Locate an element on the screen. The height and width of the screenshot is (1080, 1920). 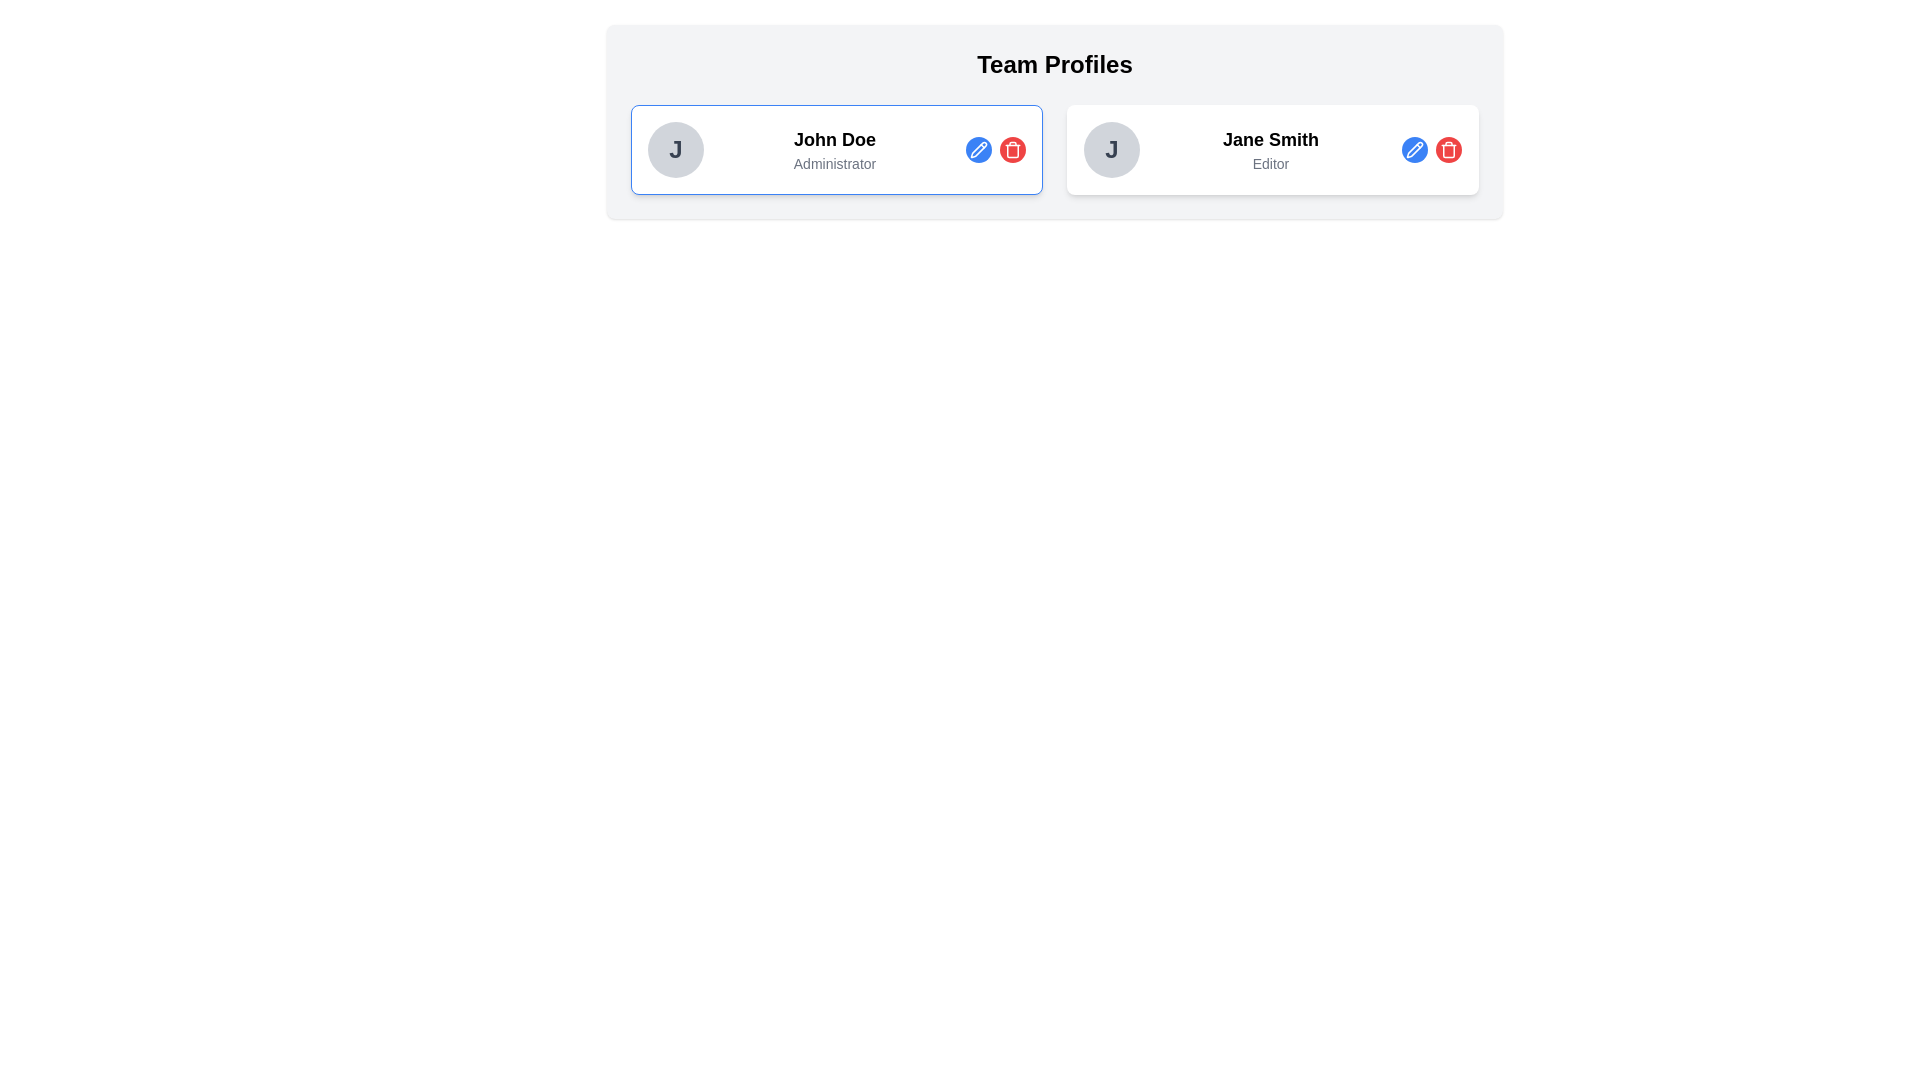
the delete button located at the rightmost position of the horizontal arrangement of buttons in the second user profile card labeled 'Jane Smith' is located at coordinates (1449, 149).